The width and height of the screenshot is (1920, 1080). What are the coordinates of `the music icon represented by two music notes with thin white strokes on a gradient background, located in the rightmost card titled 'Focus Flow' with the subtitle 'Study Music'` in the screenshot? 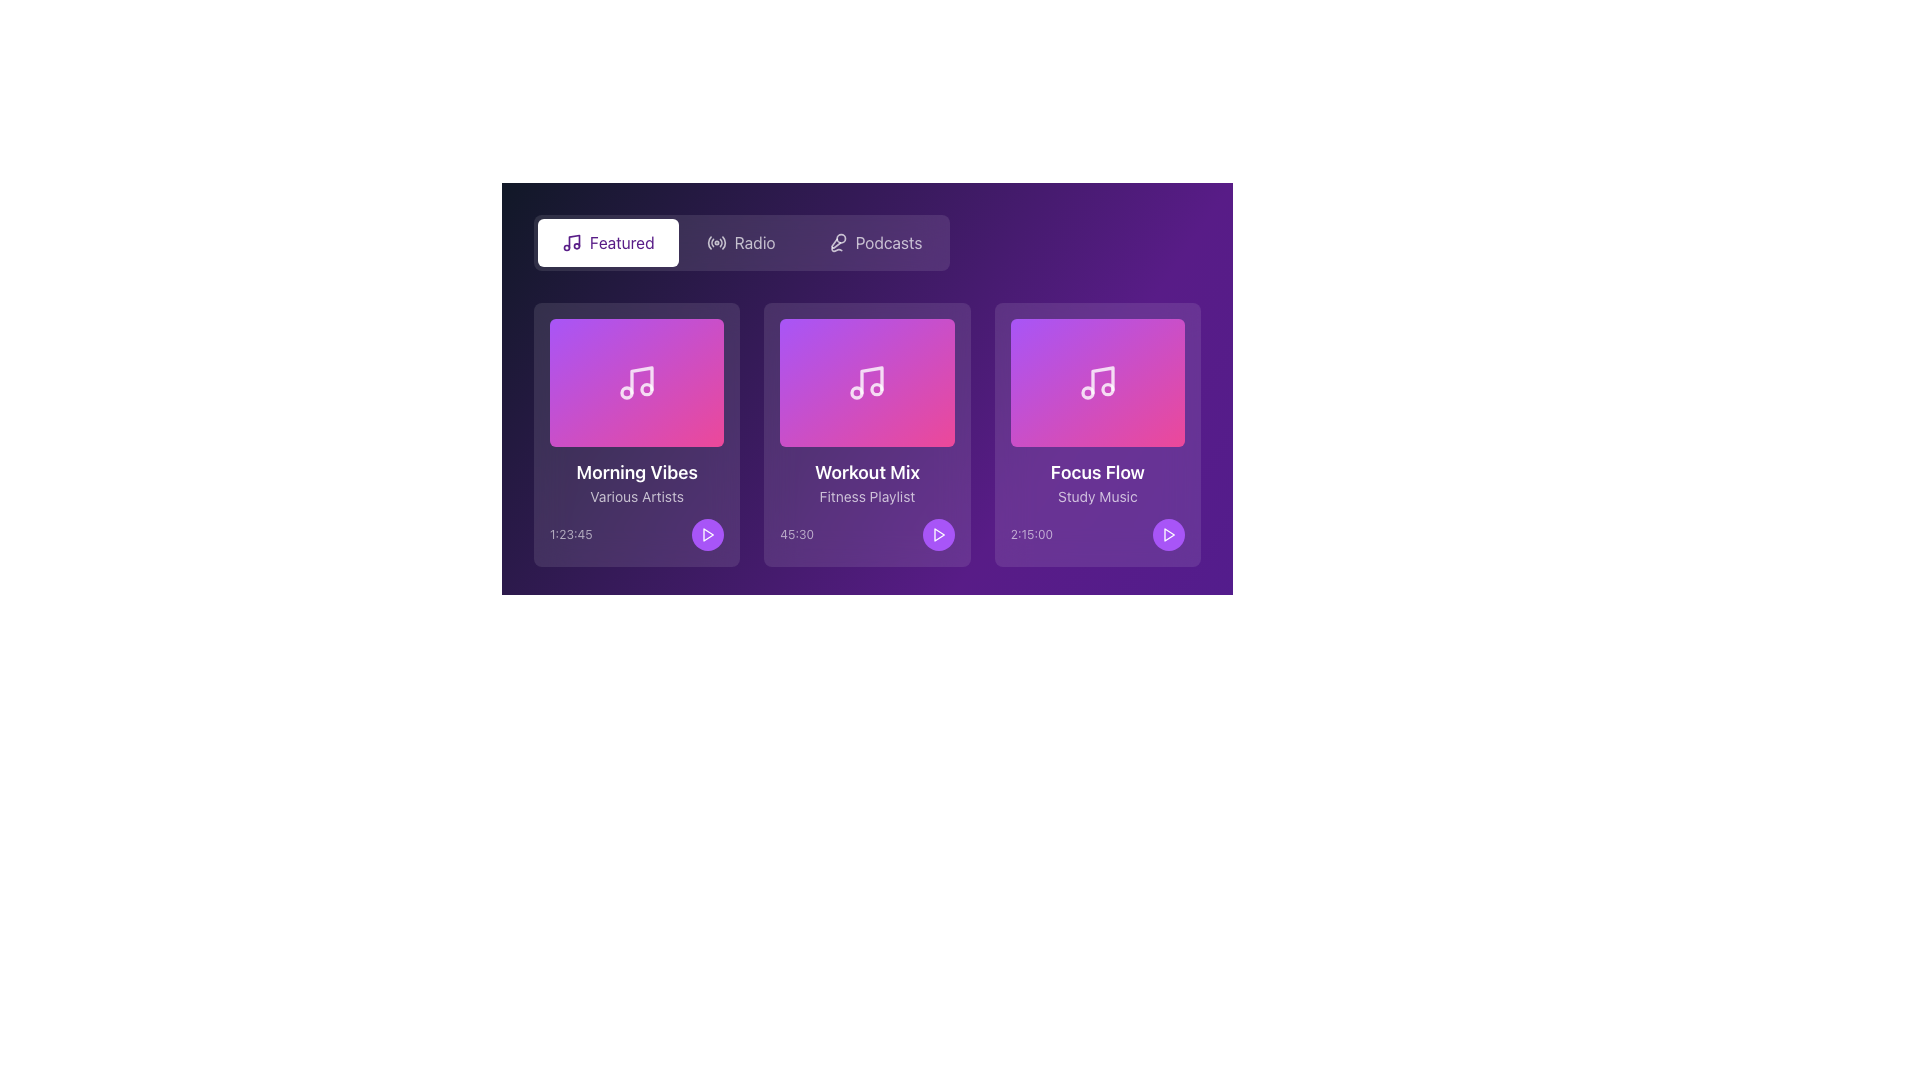 It's located at (1096, 382).